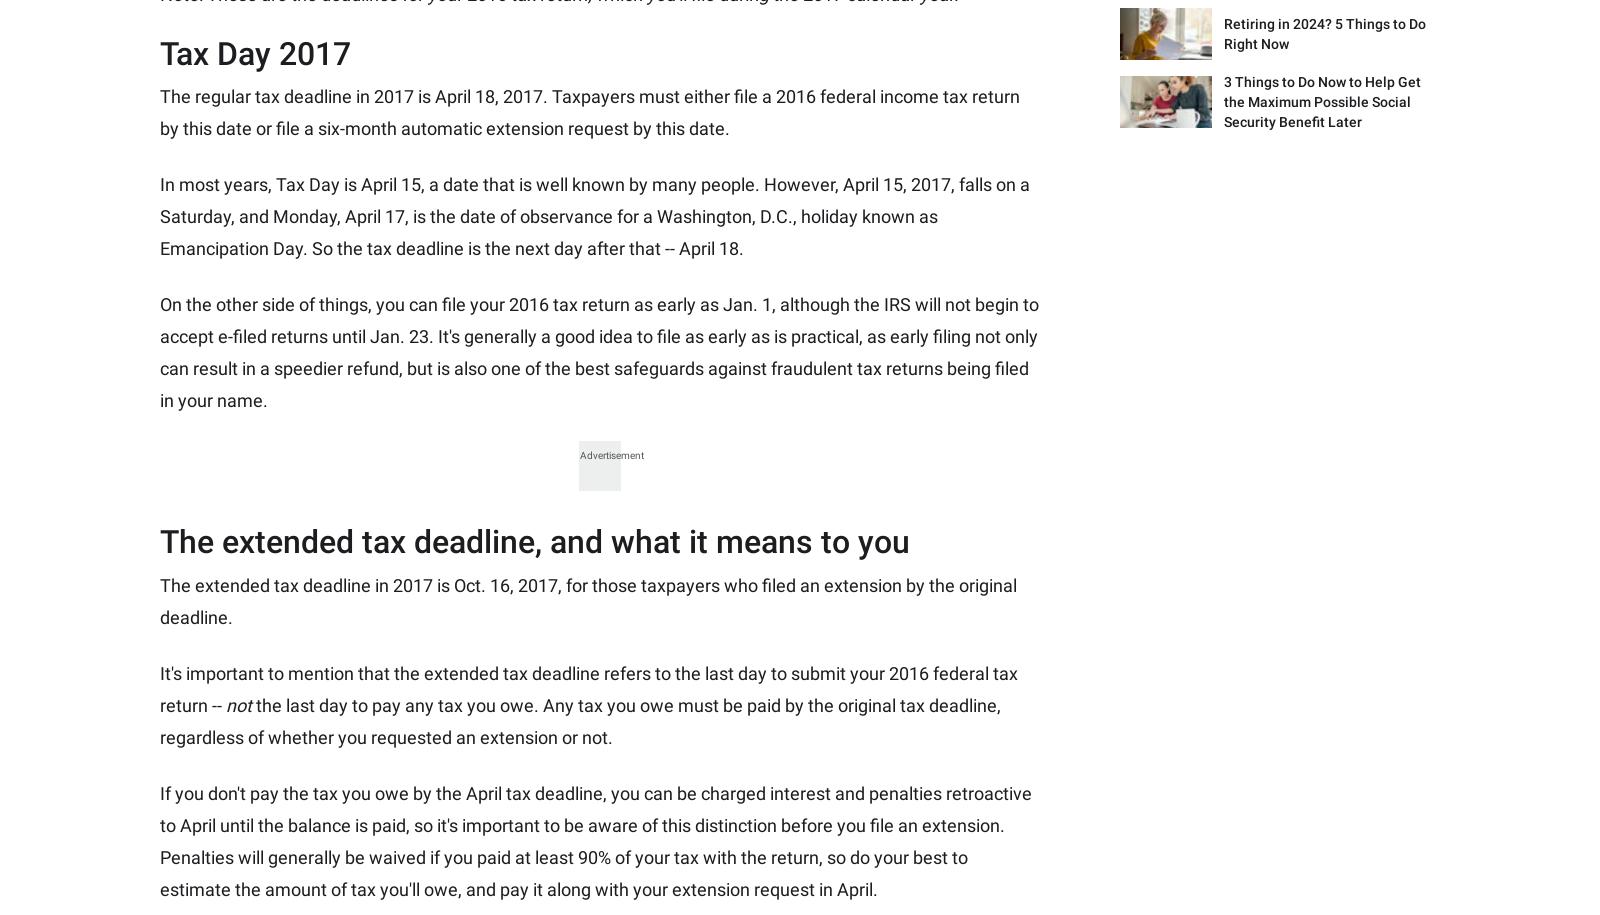  I want to click on 'Disclosure Policy', so click(467, 514).